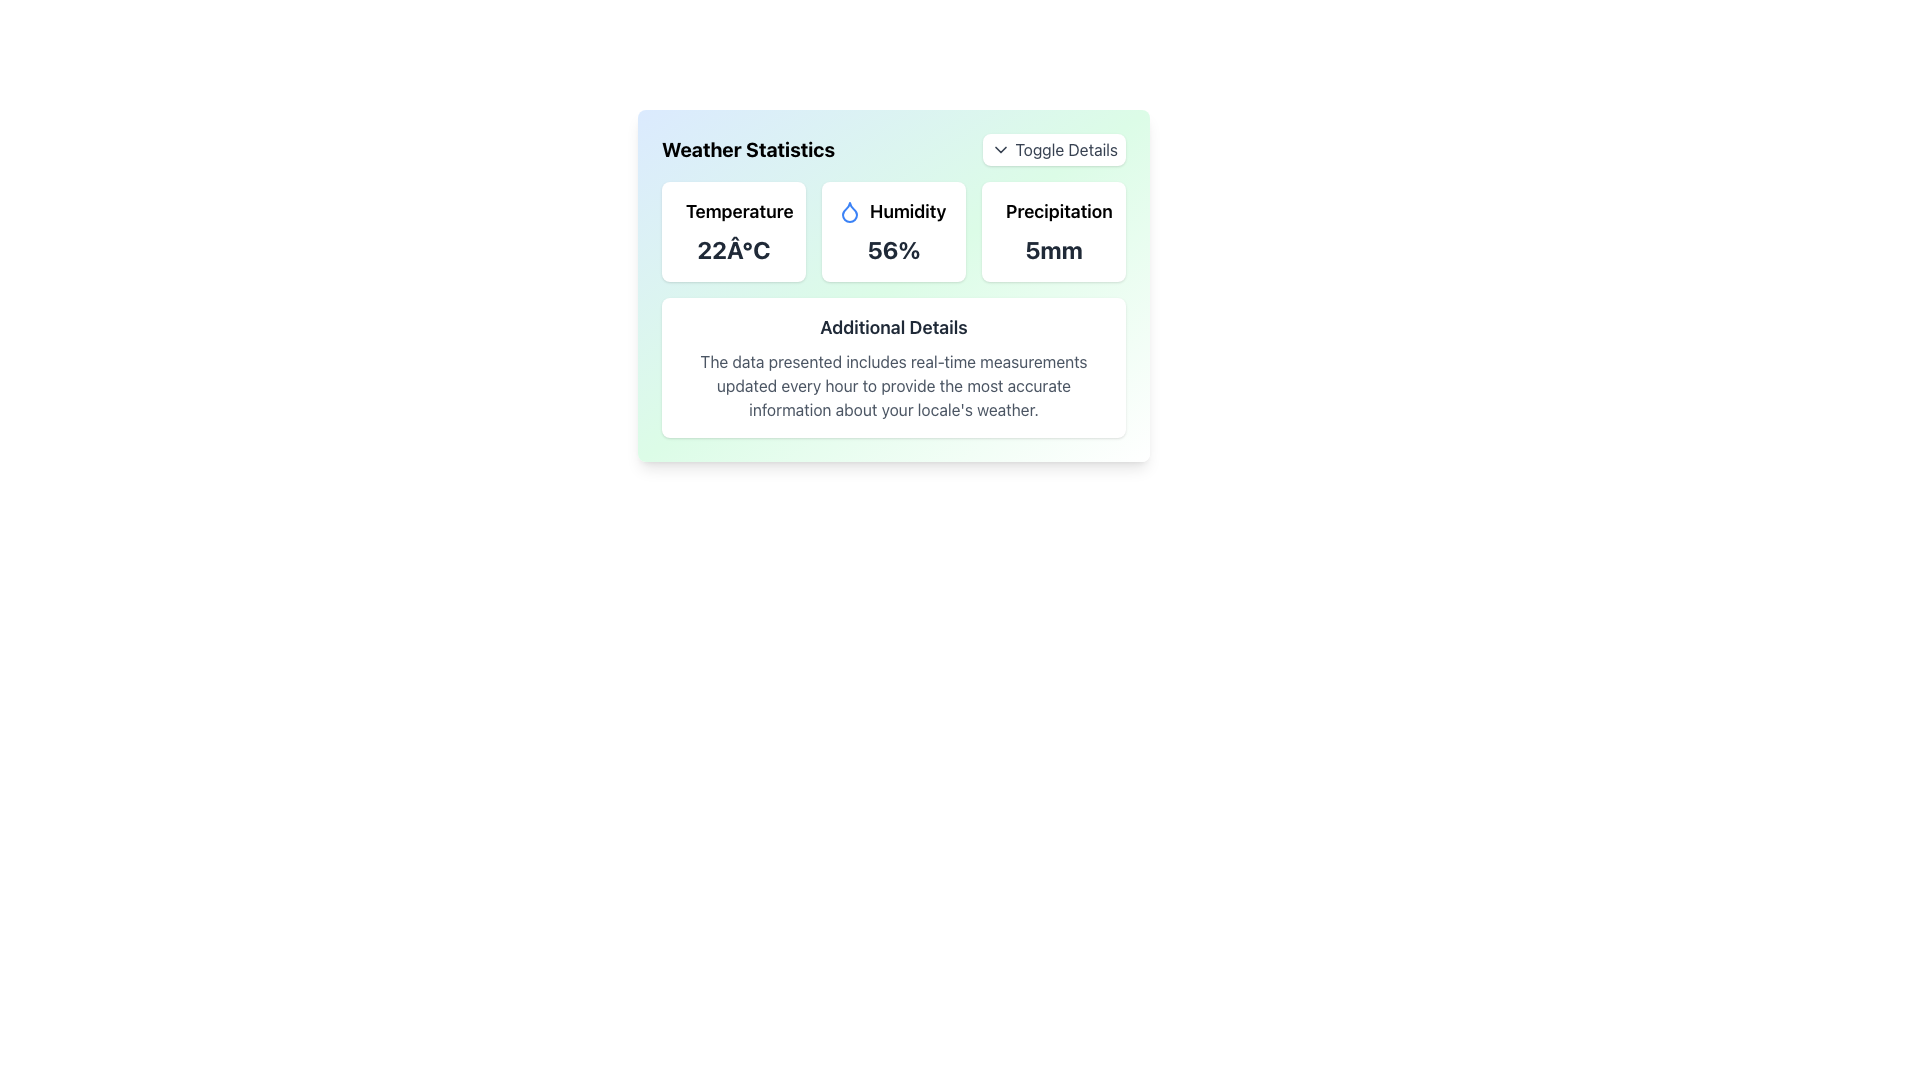 The height and width of the screenshot is (1080, 1920). What do you see at coordinates (892, 385) in the screenshot?
I see `the block of gray text providing detailed explanations about real-time weather measurement updates, located under the 'Additional Details' heading` at bounding box center [892, 385].